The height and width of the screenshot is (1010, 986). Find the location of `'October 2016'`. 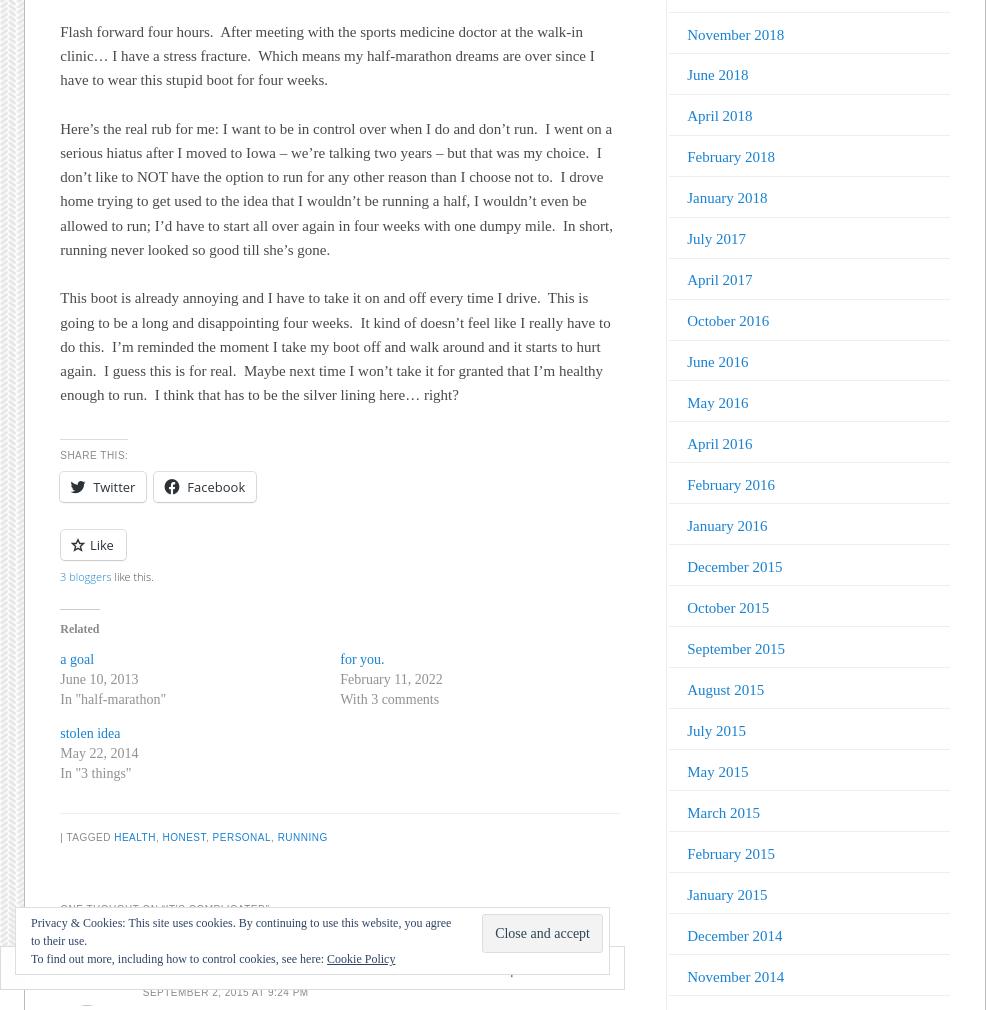

'October 2016' is located at coordinates (726, 320).